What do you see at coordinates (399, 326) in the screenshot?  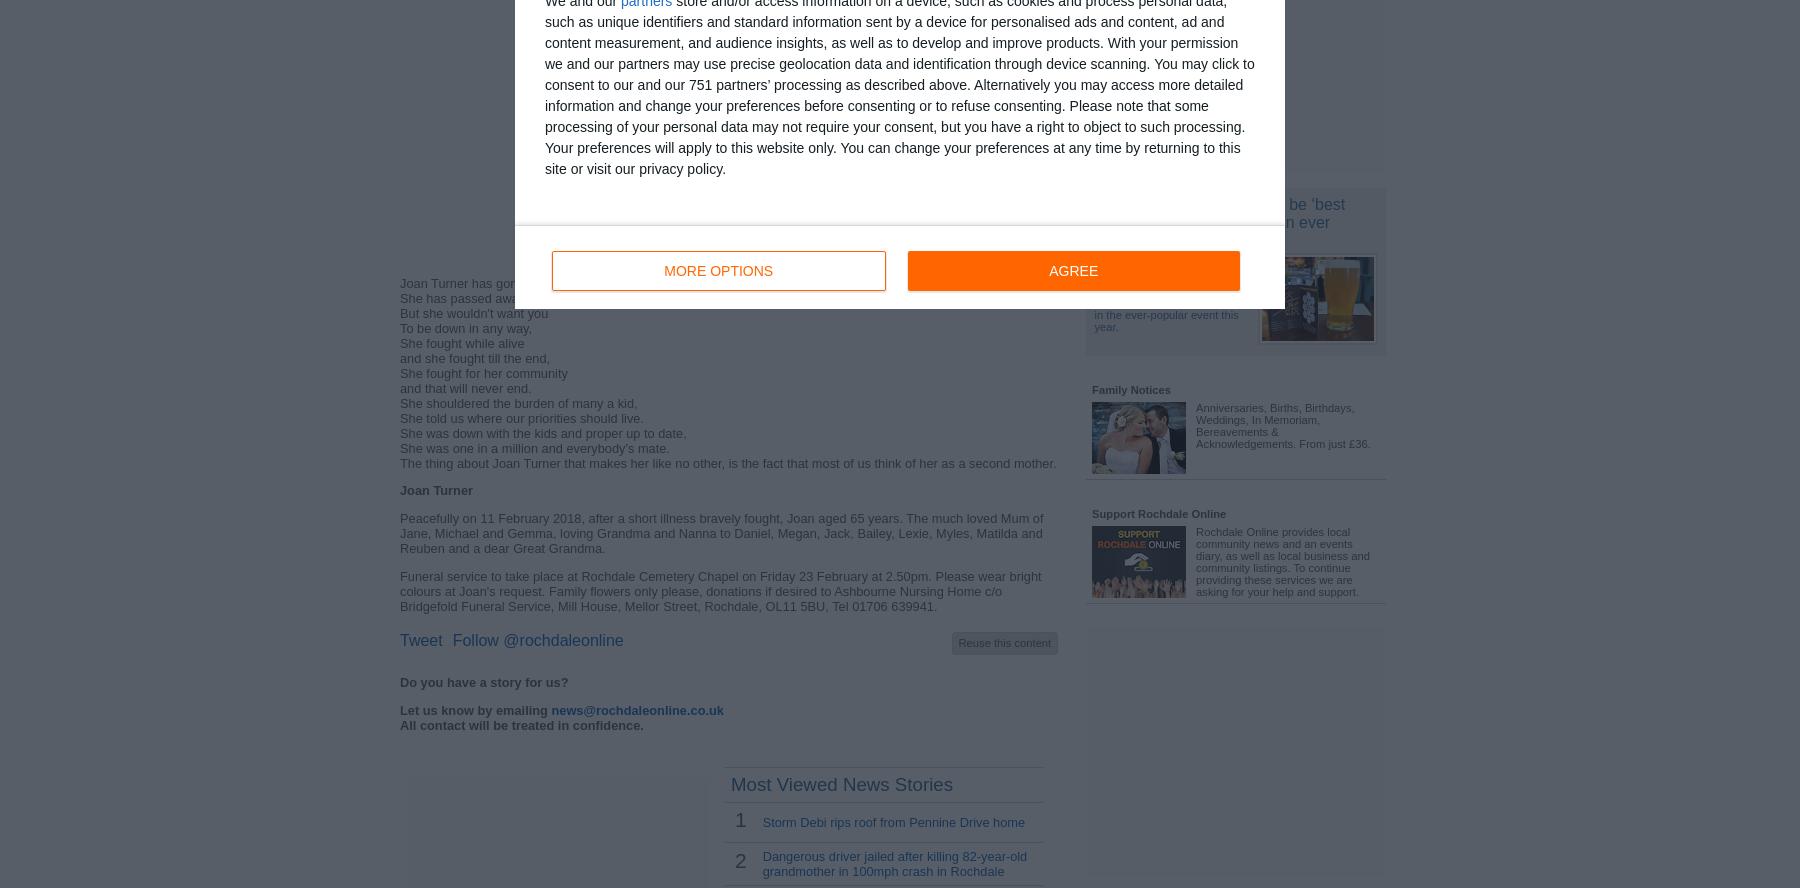 I see `'To be down in any way,'` at bounding box center [399, 326].